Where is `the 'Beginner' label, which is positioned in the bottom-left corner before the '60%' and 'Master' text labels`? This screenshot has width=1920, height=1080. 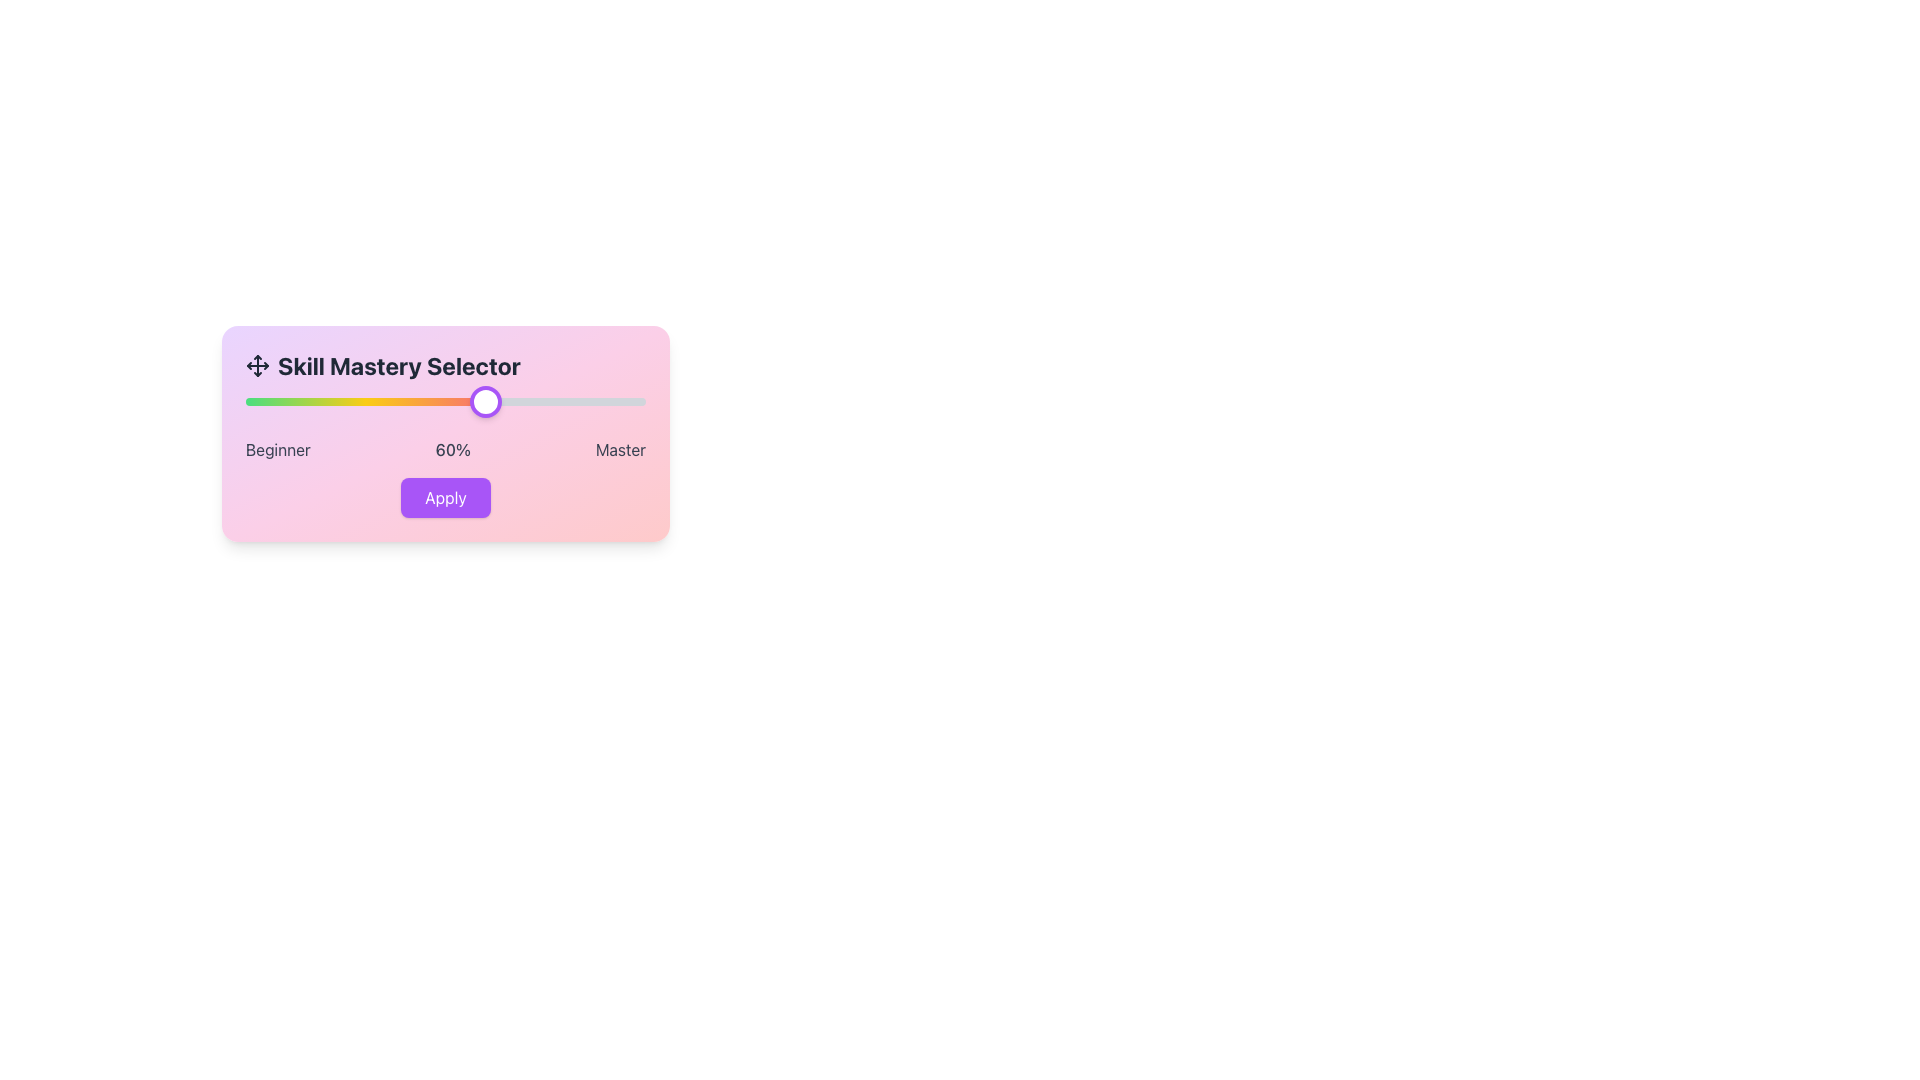
the 'Beginner' label, which is positioned in the bottom-left corner before the '60%' and 'Master' text labels is located at coordinates (277, 450).